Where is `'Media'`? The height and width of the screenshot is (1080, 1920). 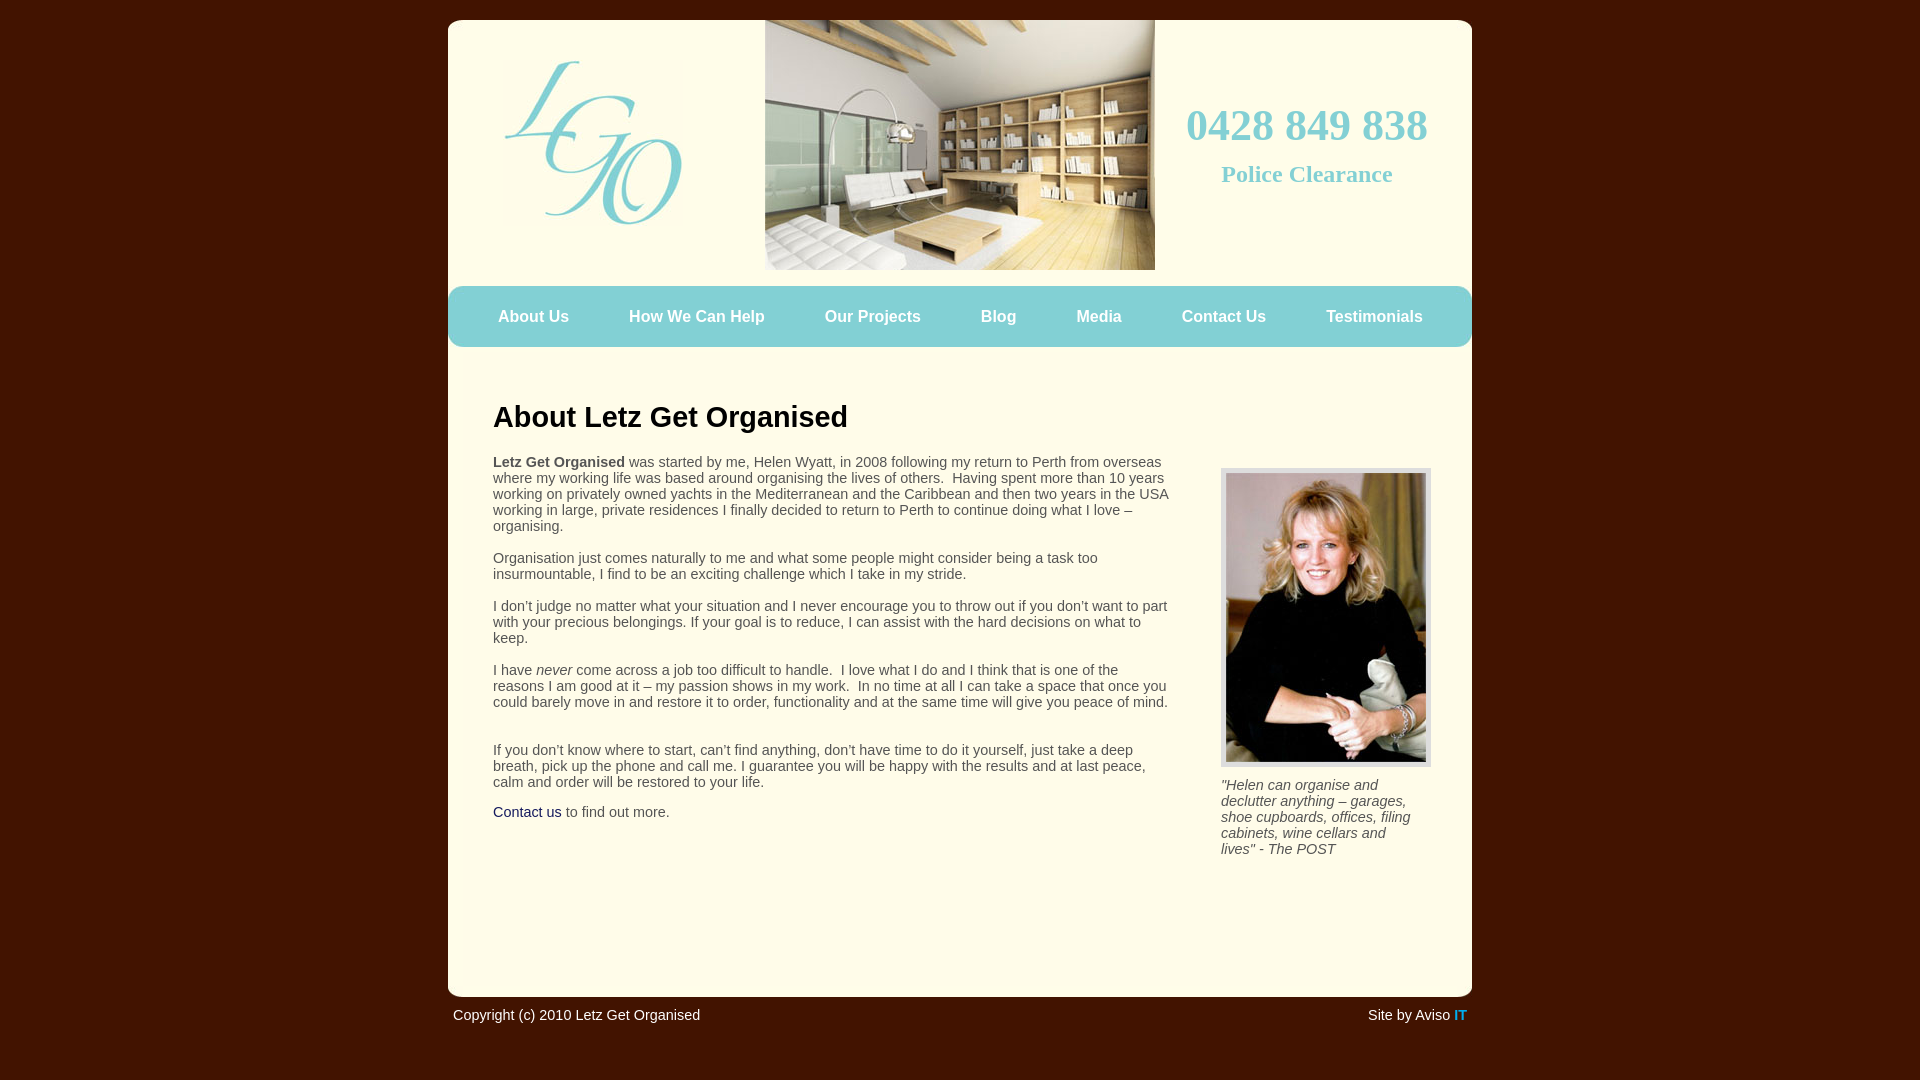 'Media' is located at coordinates (1064, 315).